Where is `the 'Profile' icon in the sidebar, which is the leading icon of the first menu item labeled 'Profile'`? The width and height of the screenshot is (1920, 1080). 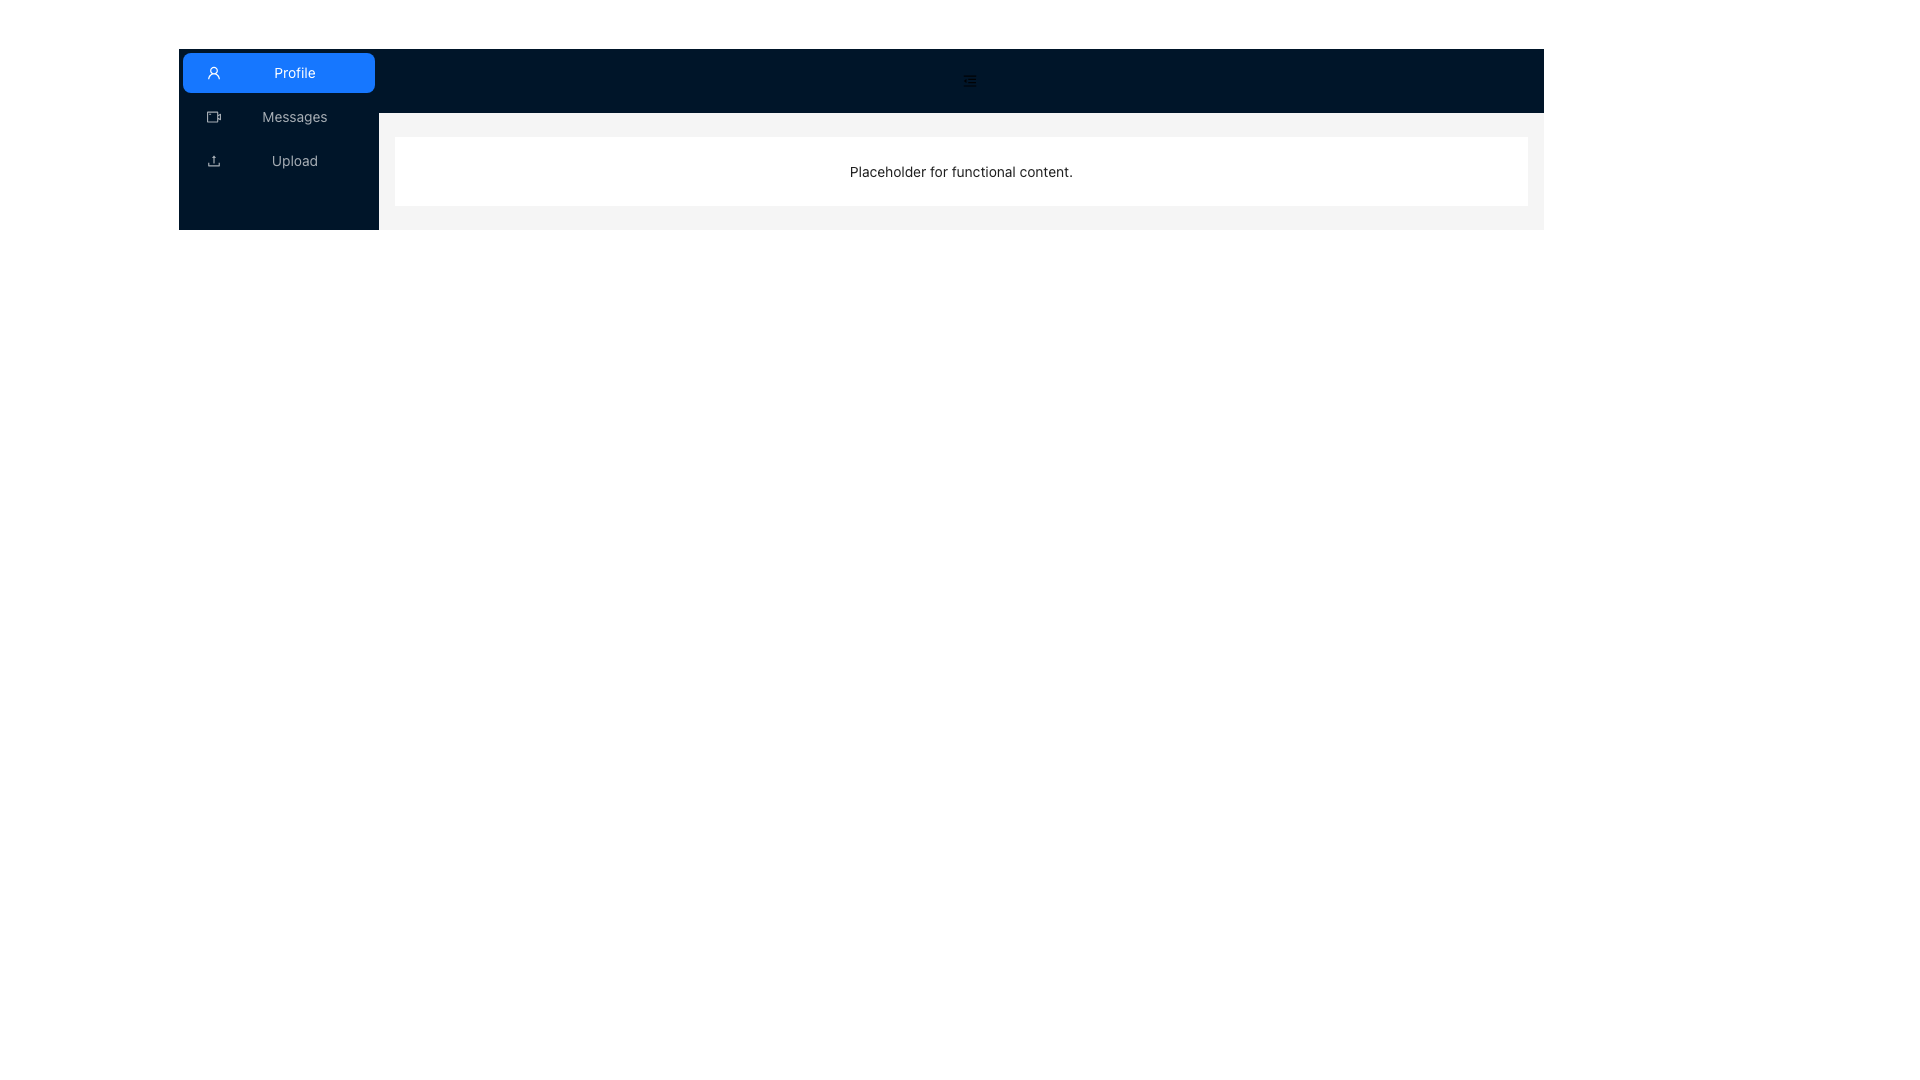 the 'Profile' icon in the sidebar, which is the leading icon of the first menu item labeled 'Profile' is located at coordinates (214, 72).